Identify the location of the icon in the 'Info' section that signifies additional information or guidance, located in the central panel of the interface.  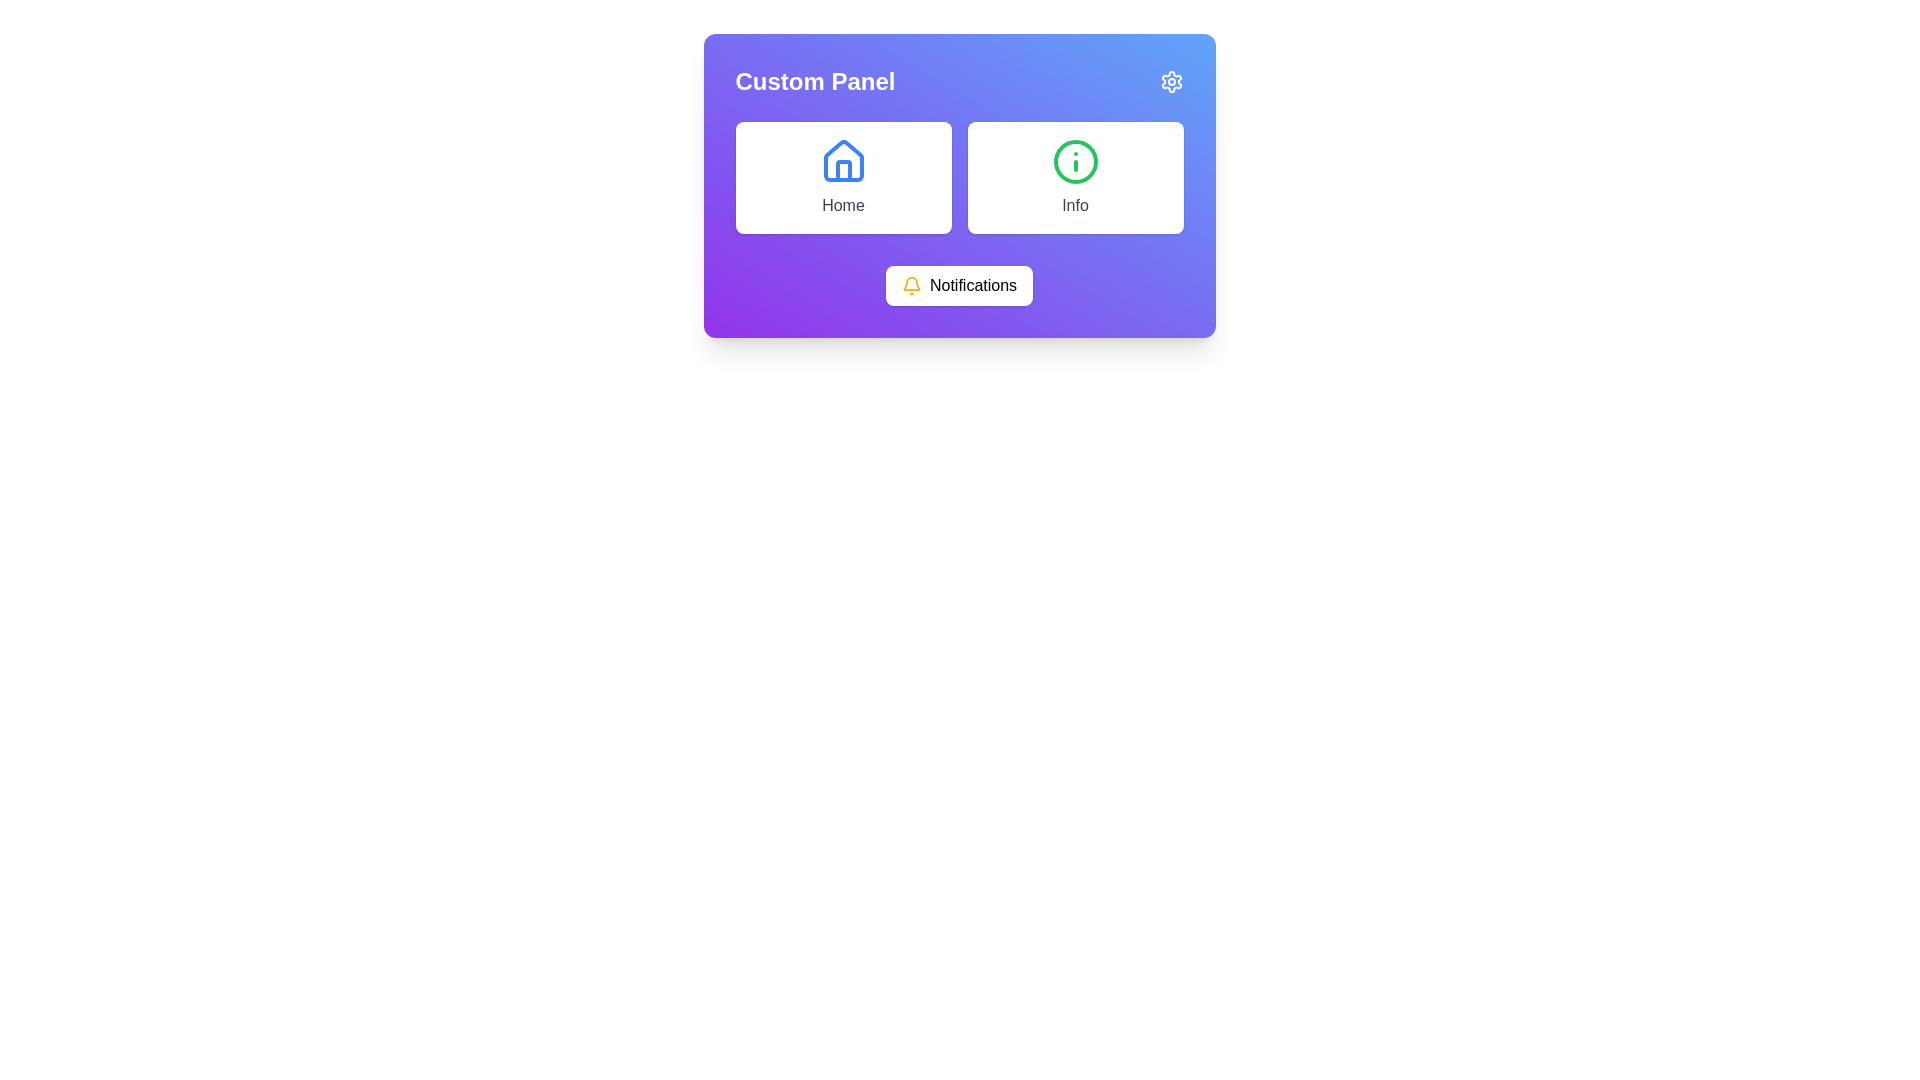
(1074, 161).